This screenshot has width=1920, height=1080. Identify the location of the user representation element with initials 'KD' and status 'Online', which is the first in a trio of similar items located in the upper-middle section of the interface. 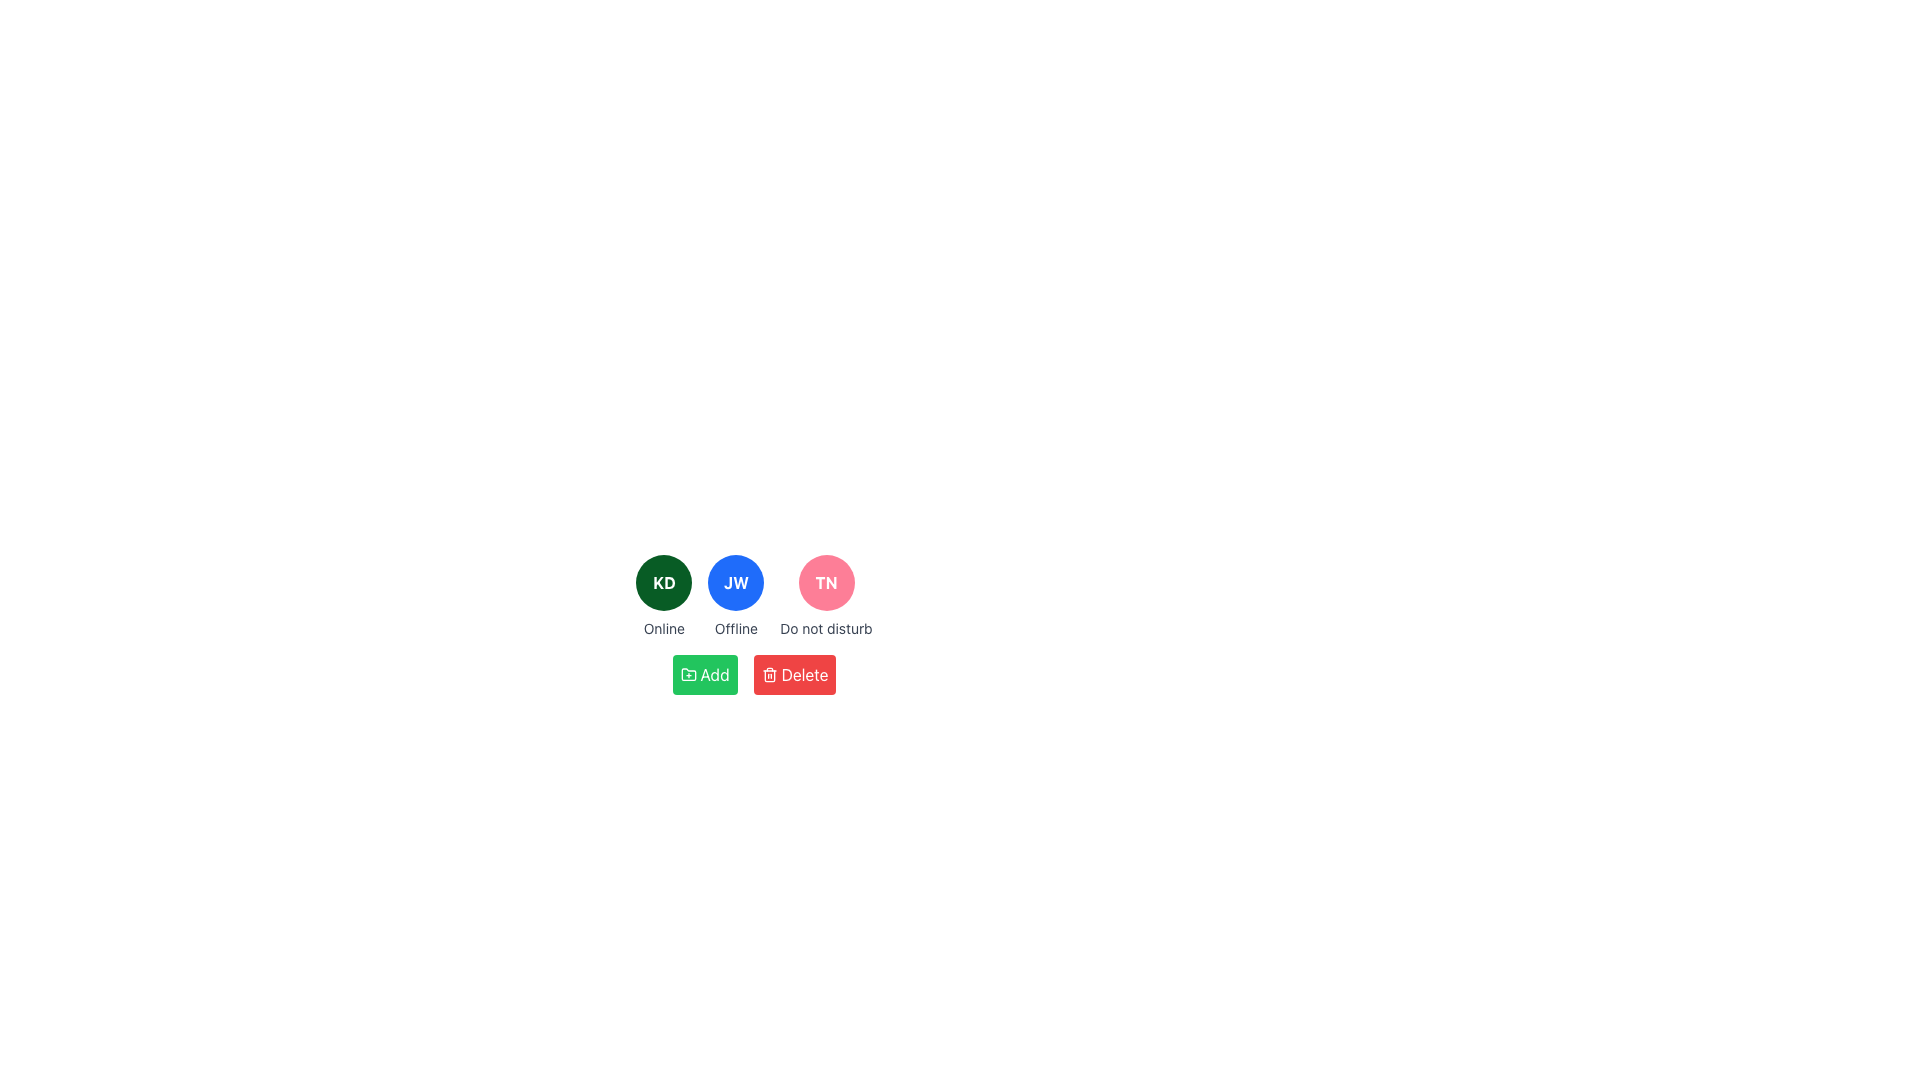
(664, 596).